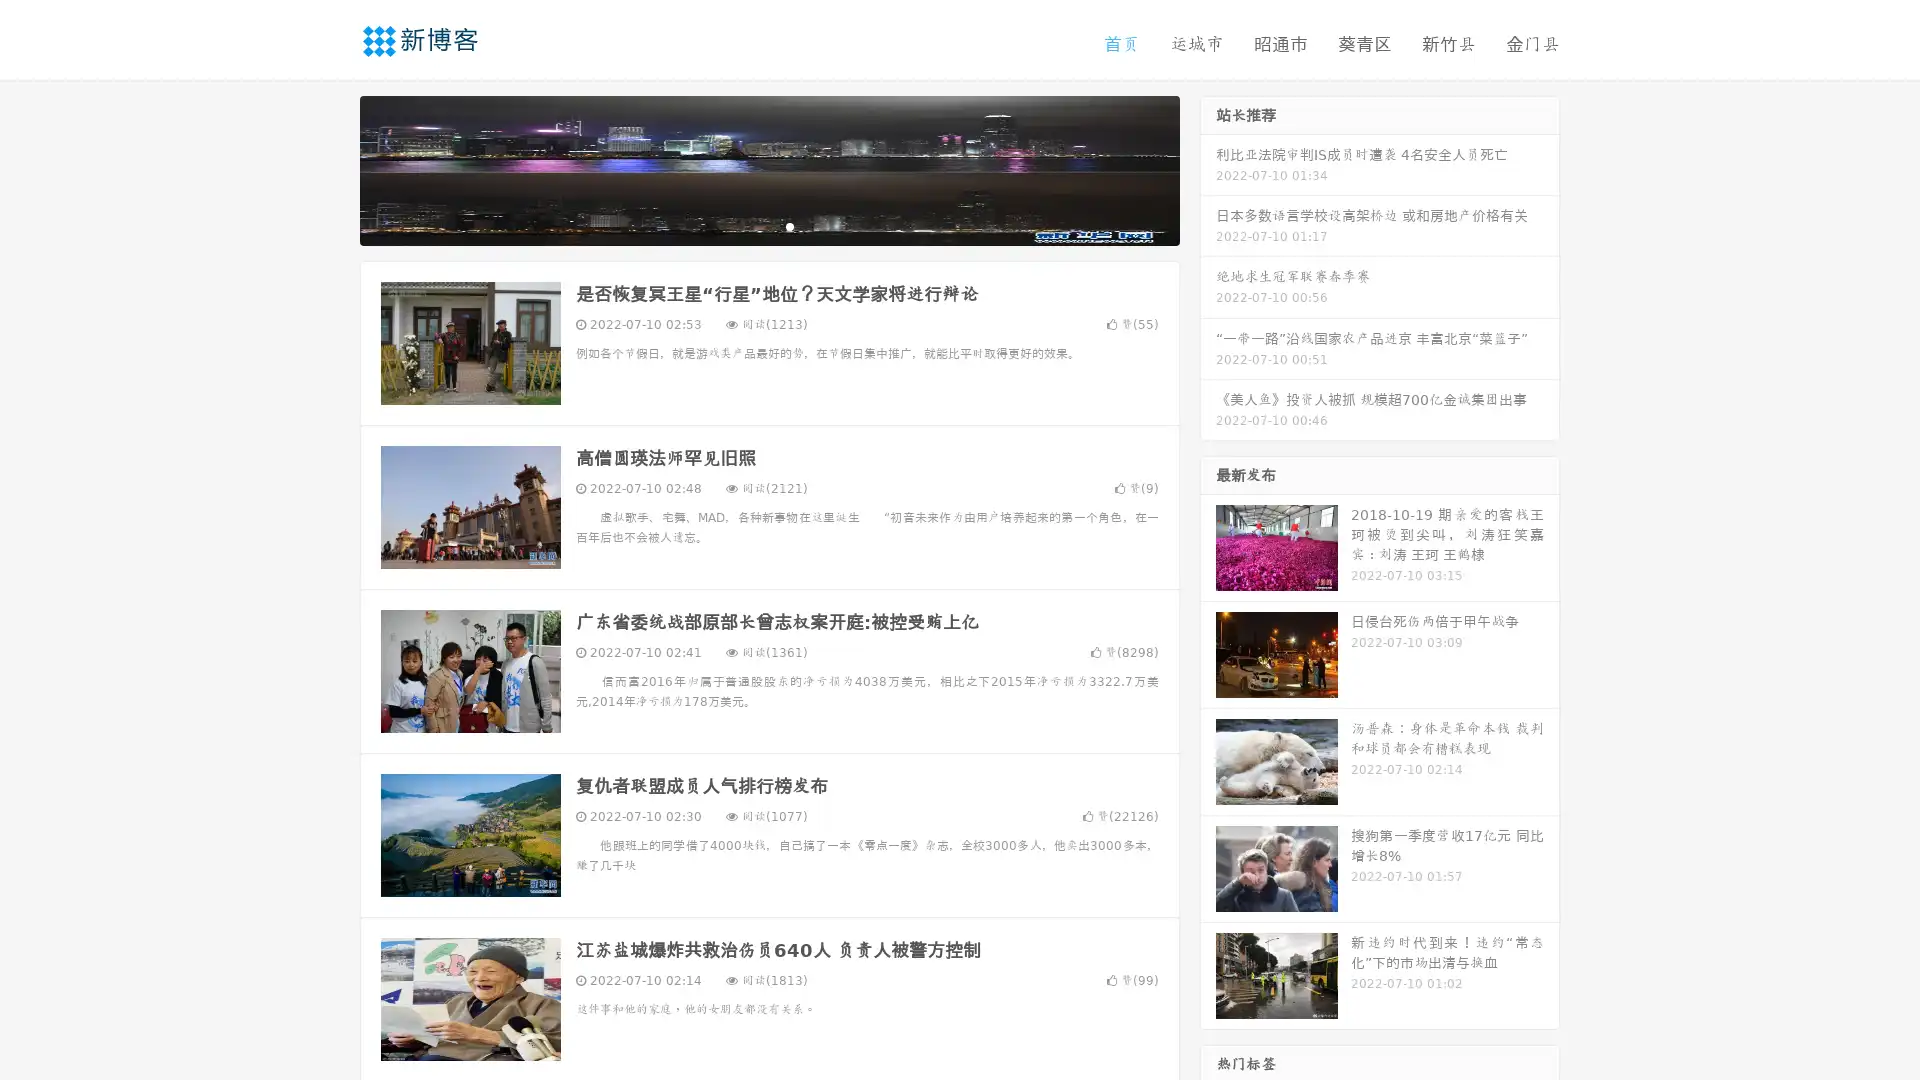 This screenshot has width=1920, height=1080. What do you see at coordinates (748, 225) in the screenshot?
I see `Go to slide 1` at bounding box center [748, 225].